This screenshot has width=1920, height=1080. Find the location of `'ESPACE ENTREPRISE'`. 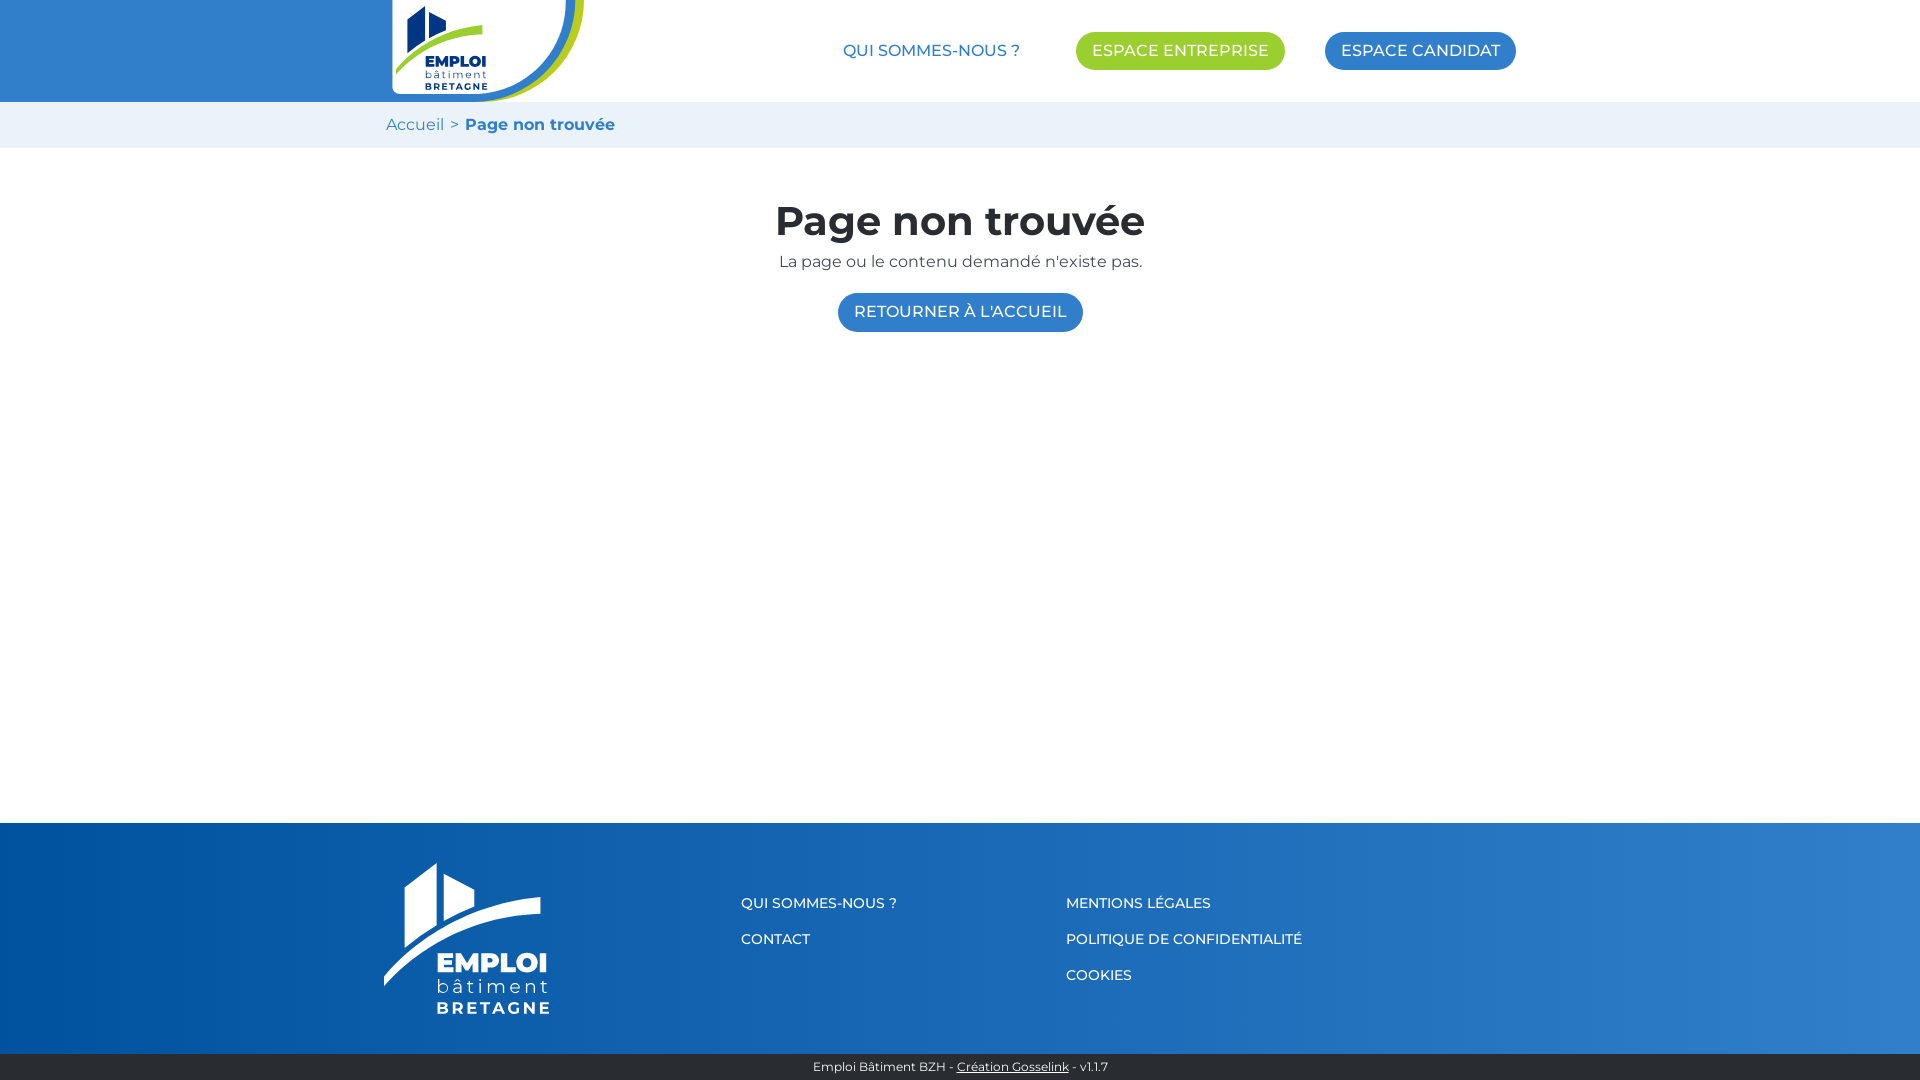

'ESPACE ENTREPRISE' is located at coordinates (1180, 49).